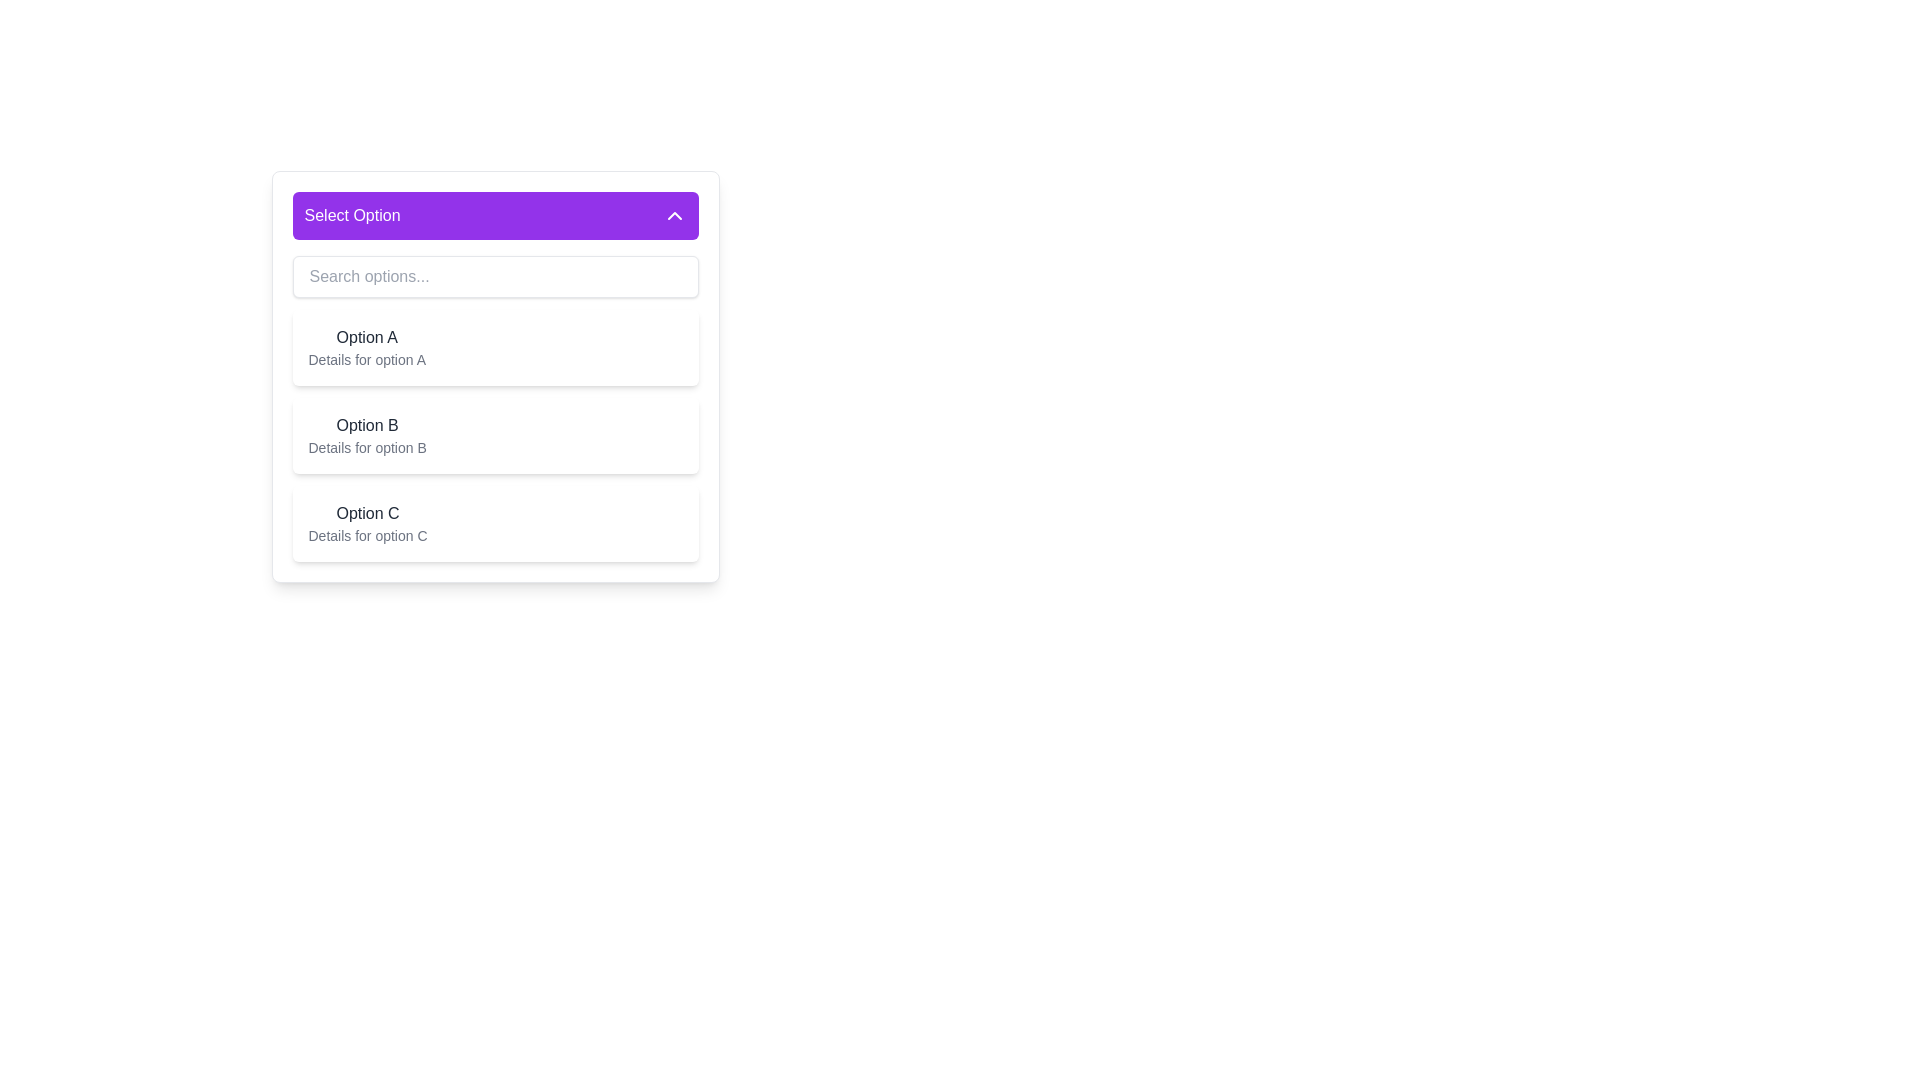 This screenshot has width=1920, height=1080. I want to click on the first selection box labeled 'Option A', so click(495, 346).